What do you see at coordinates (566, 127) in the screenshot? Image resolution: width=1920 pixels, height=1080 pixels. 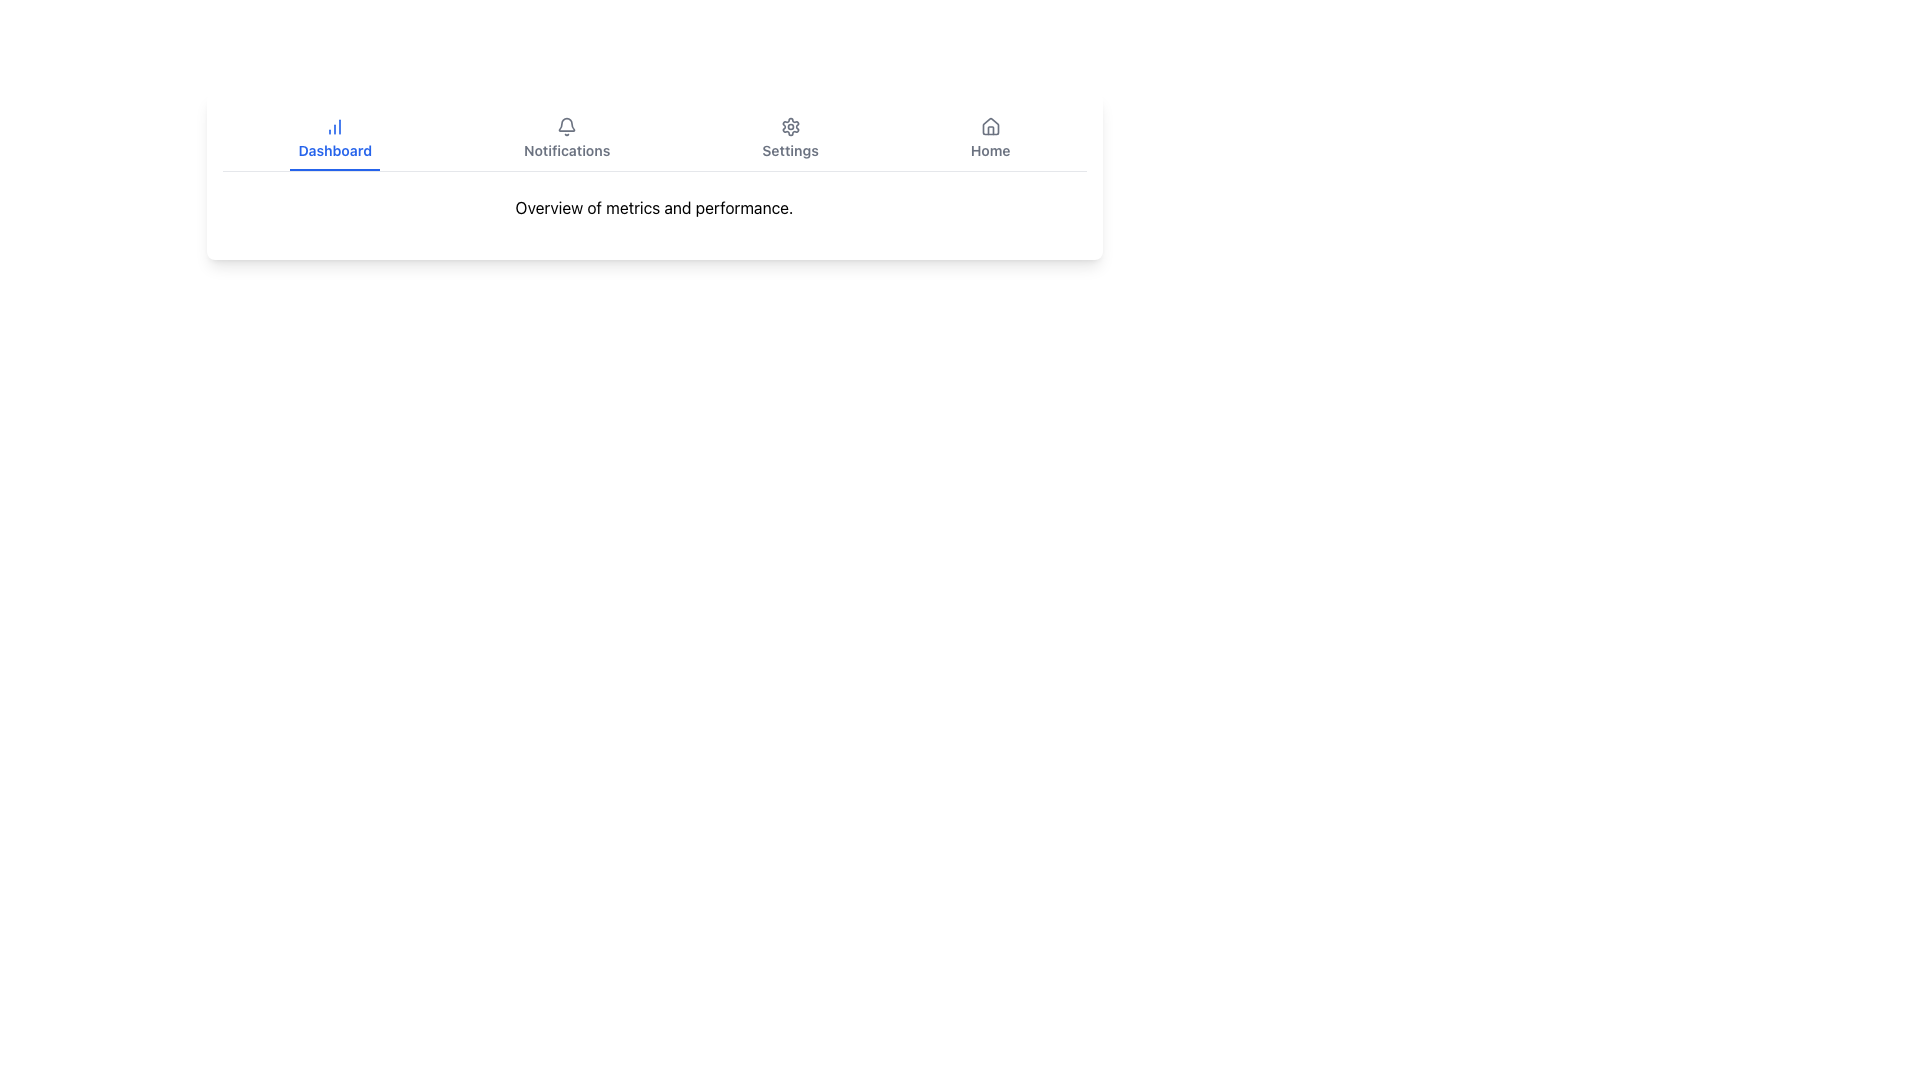 I see `the gray bell-shaped icon in the Notifications section` at bounding box center [566, 127].